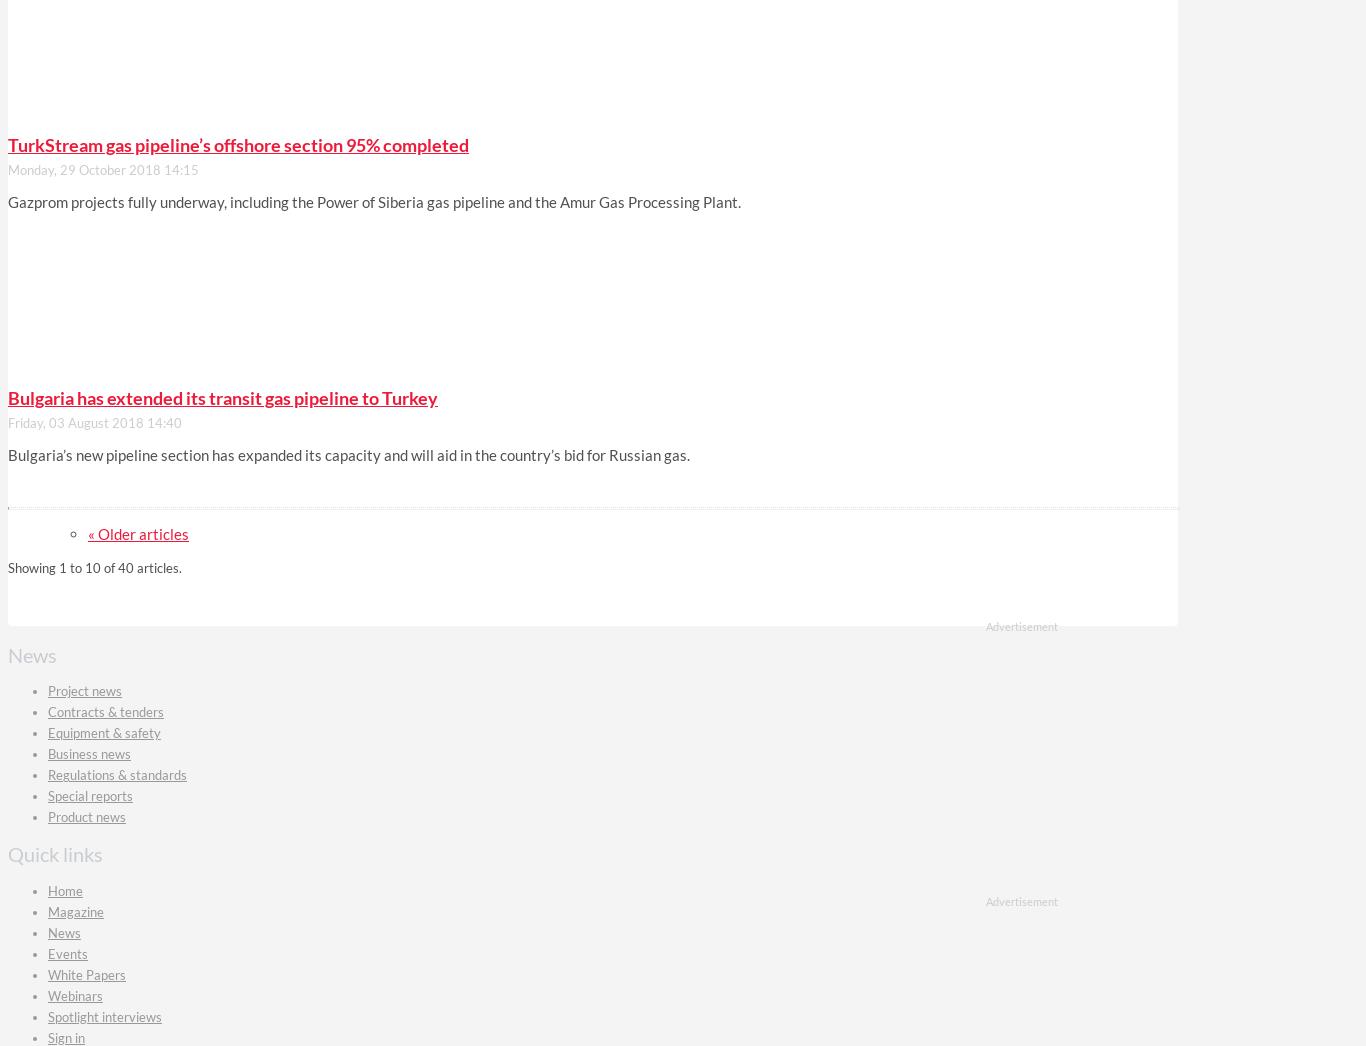 The image size is (1366, 1046). I want to click on 'Bulgaria has extended its transit gas pipeline to Turkey', so click(8, 398).